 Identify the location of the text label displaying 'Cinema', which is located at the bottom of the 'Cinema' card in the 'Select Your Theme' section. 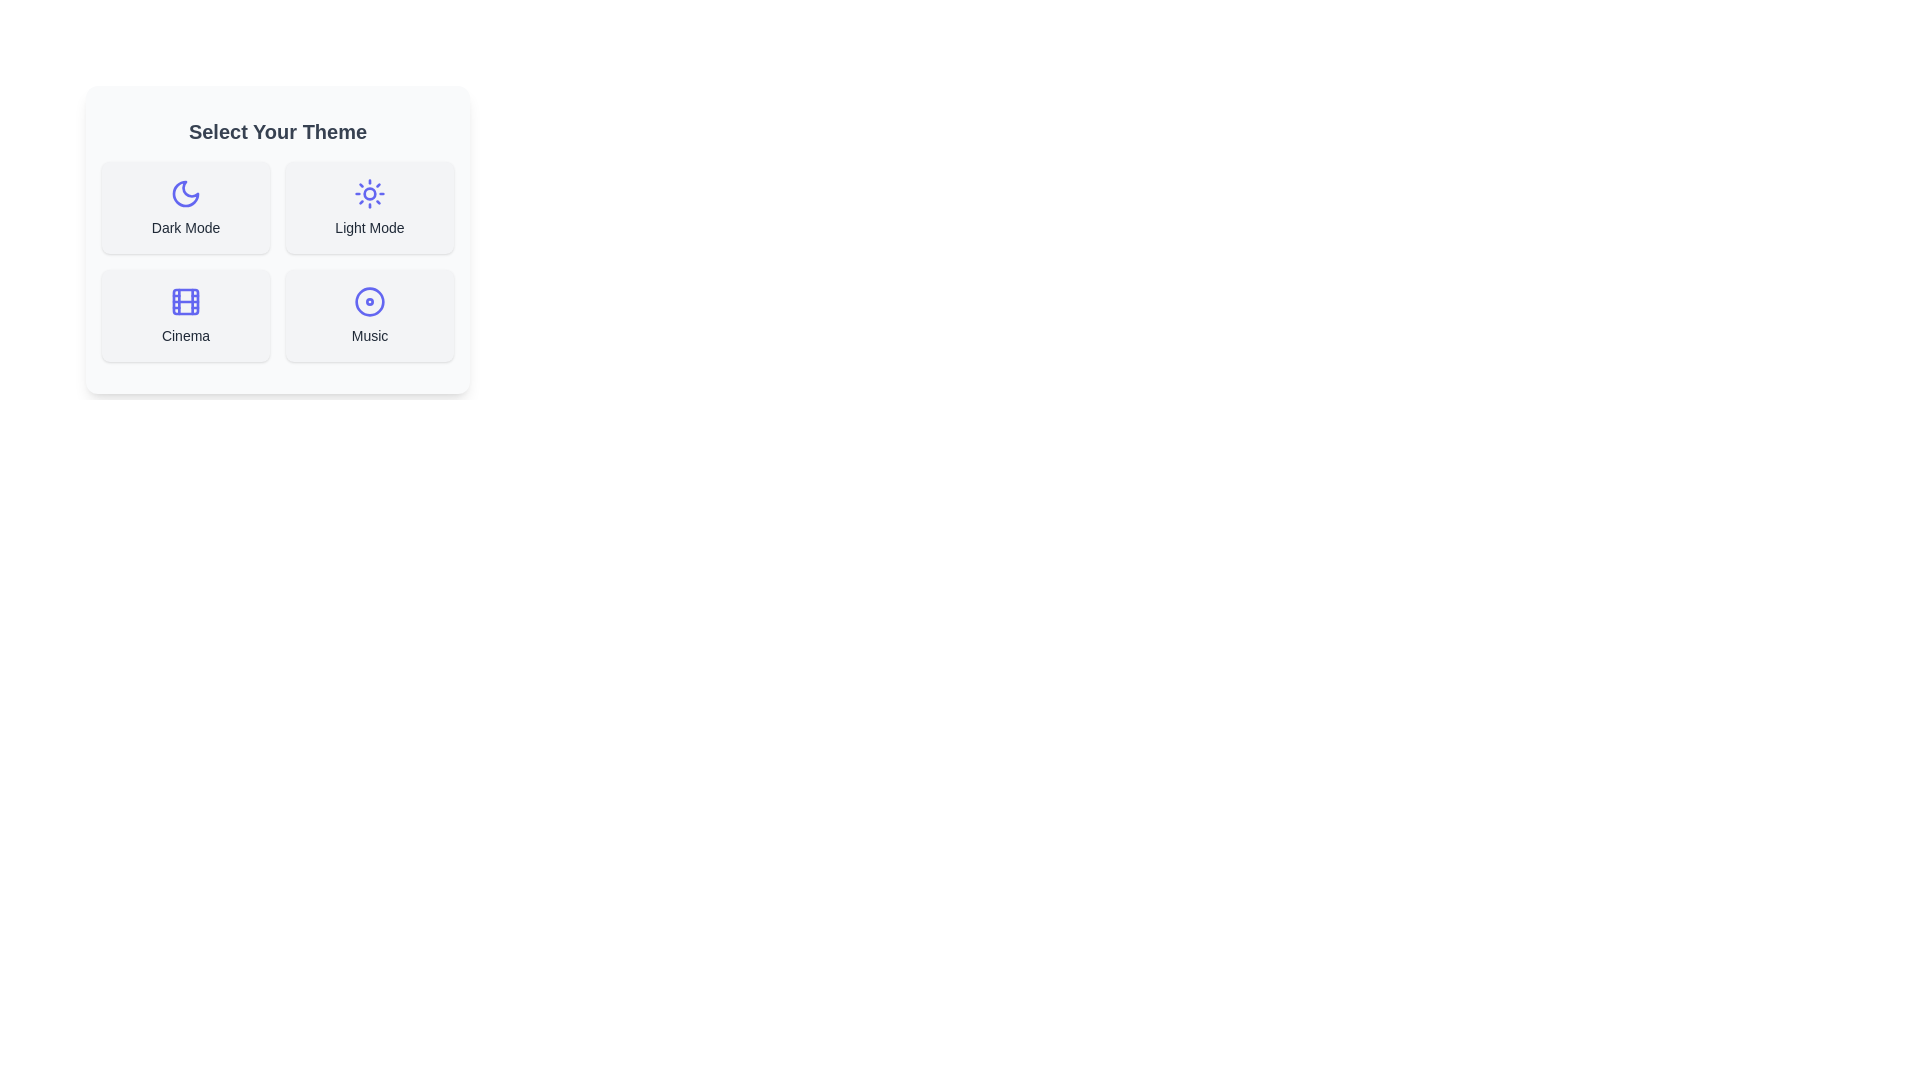
(186, 334).